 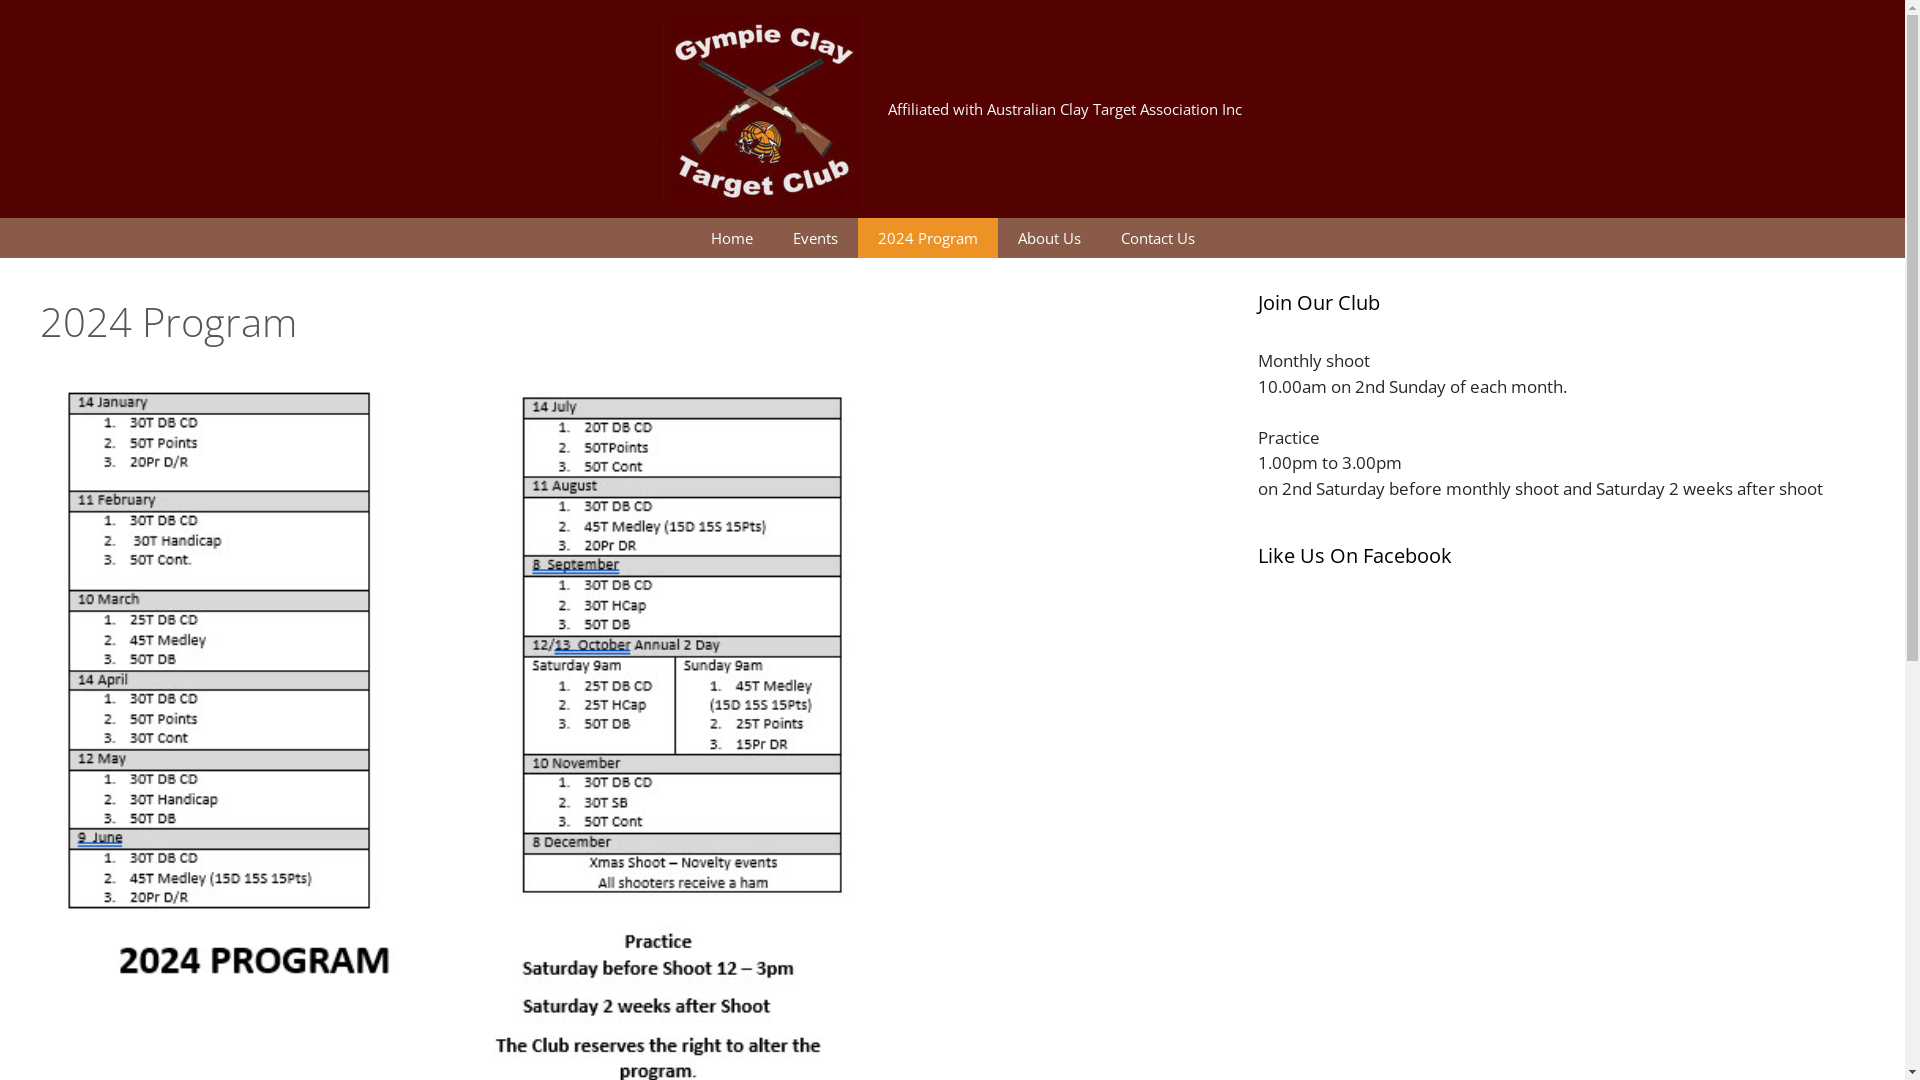 What do you see at coordinates (1048, 237) in the screenshot?
I see `'About Us'` at bounding box center [1048, 237].